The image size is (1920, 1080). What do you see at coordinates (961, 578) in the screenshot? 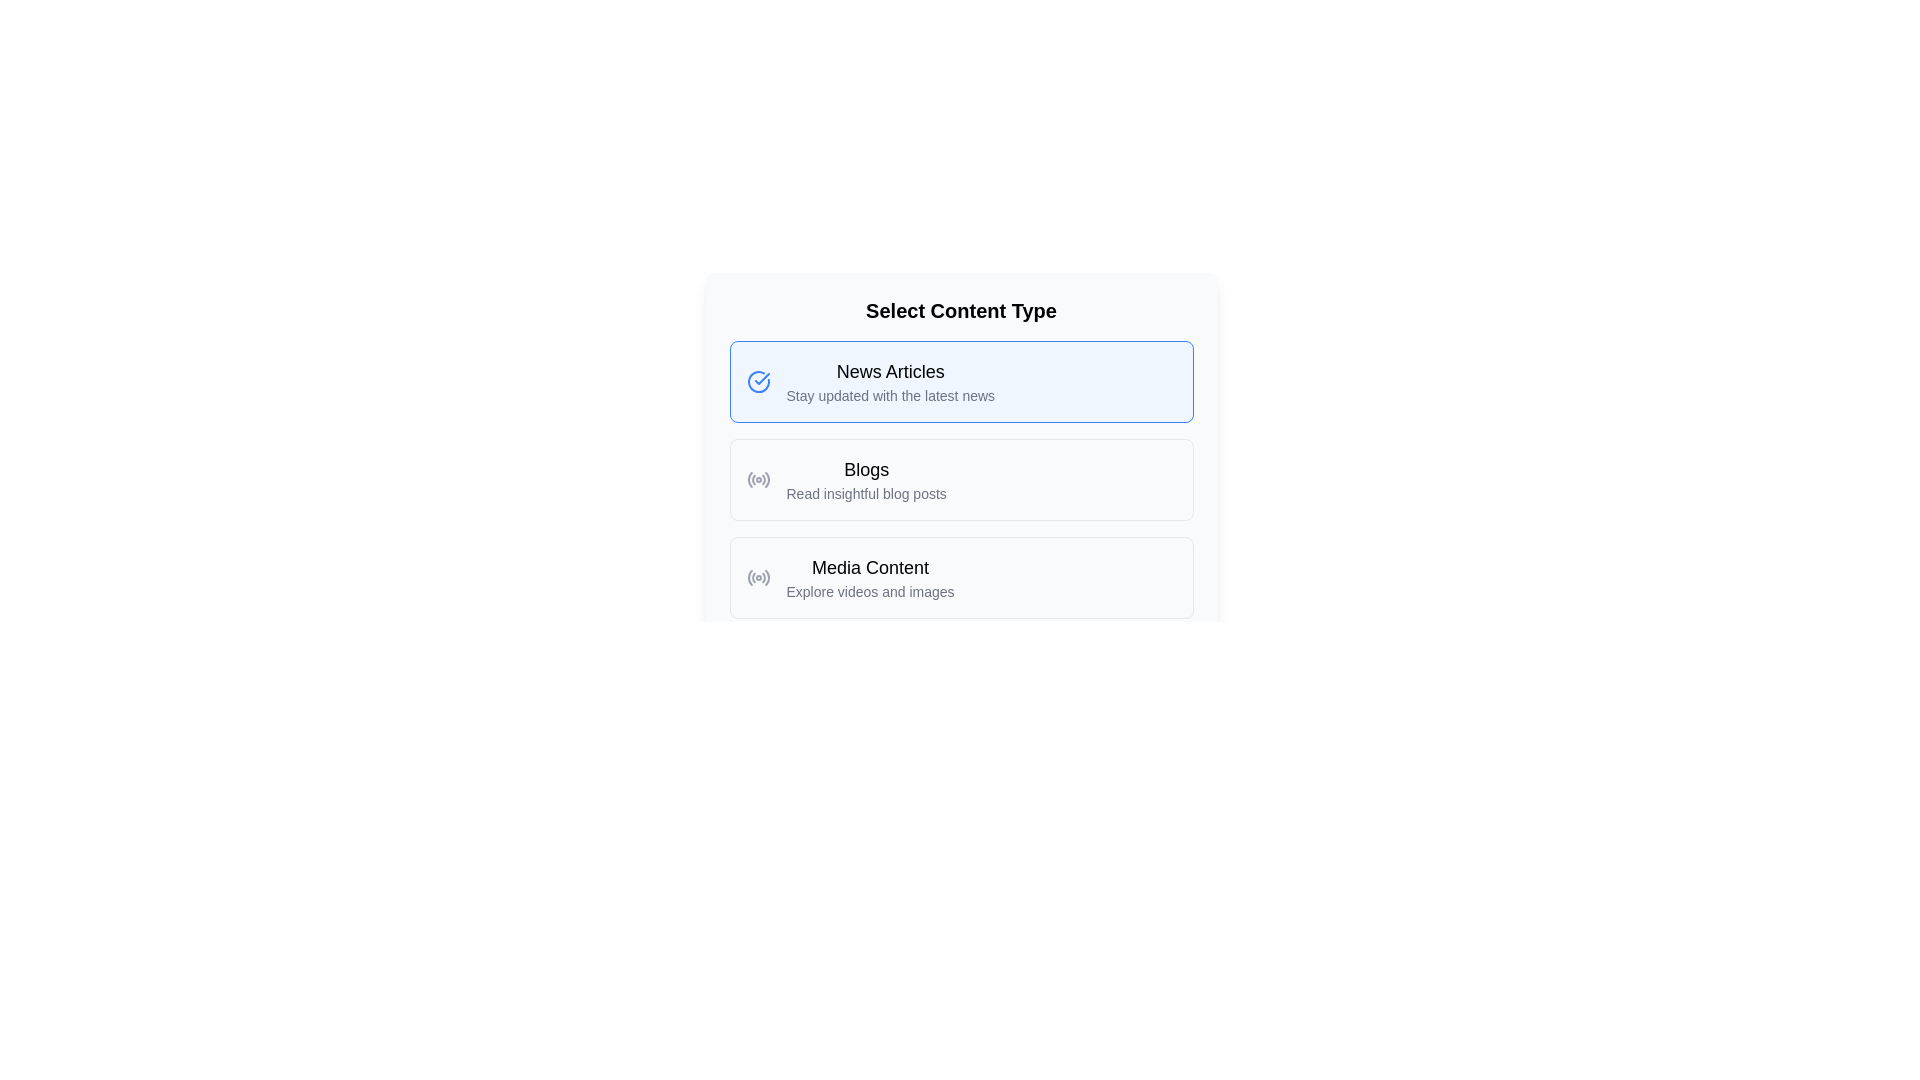
I see `the third clickable box representing the 'Media Content' category` at bounding box center [961, 578].